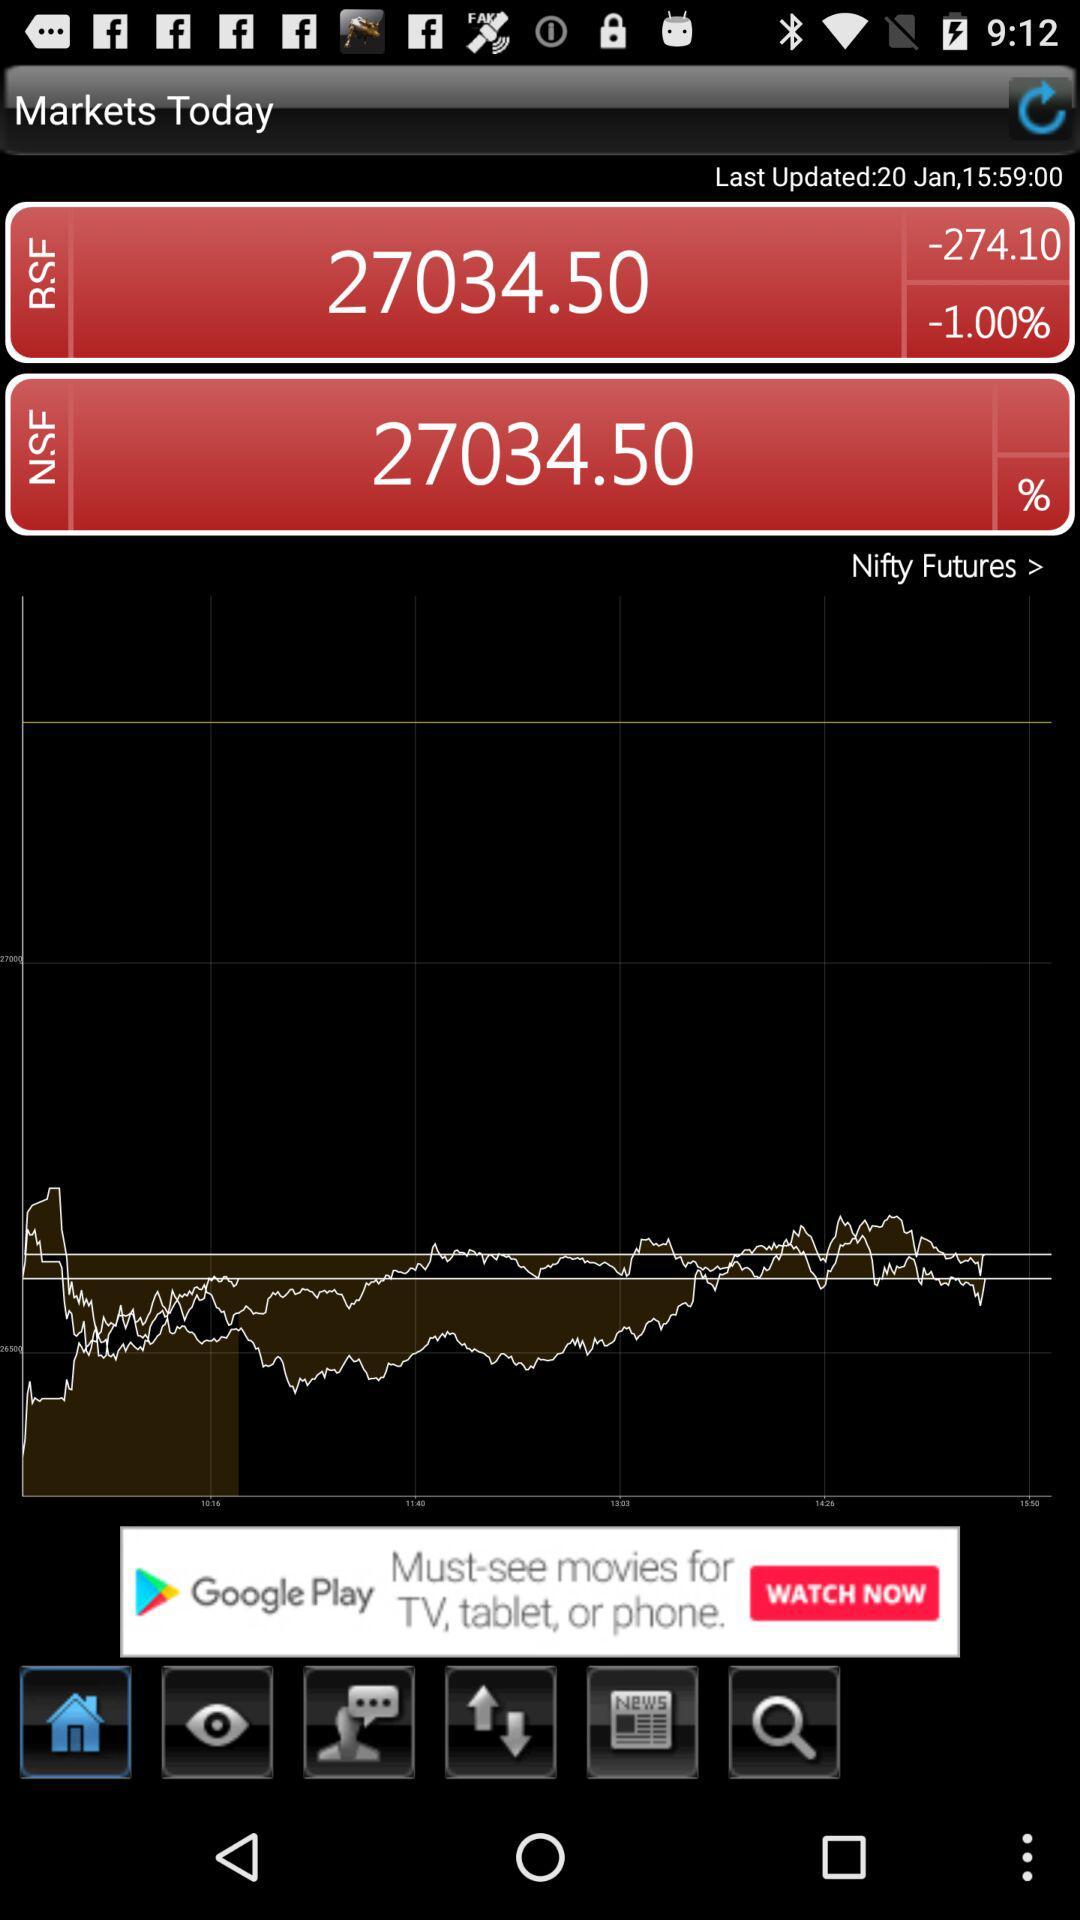  What do you see at coordinates (1039, 107) in the screenshot?
I see `save` at bounding box center [1039, 107].